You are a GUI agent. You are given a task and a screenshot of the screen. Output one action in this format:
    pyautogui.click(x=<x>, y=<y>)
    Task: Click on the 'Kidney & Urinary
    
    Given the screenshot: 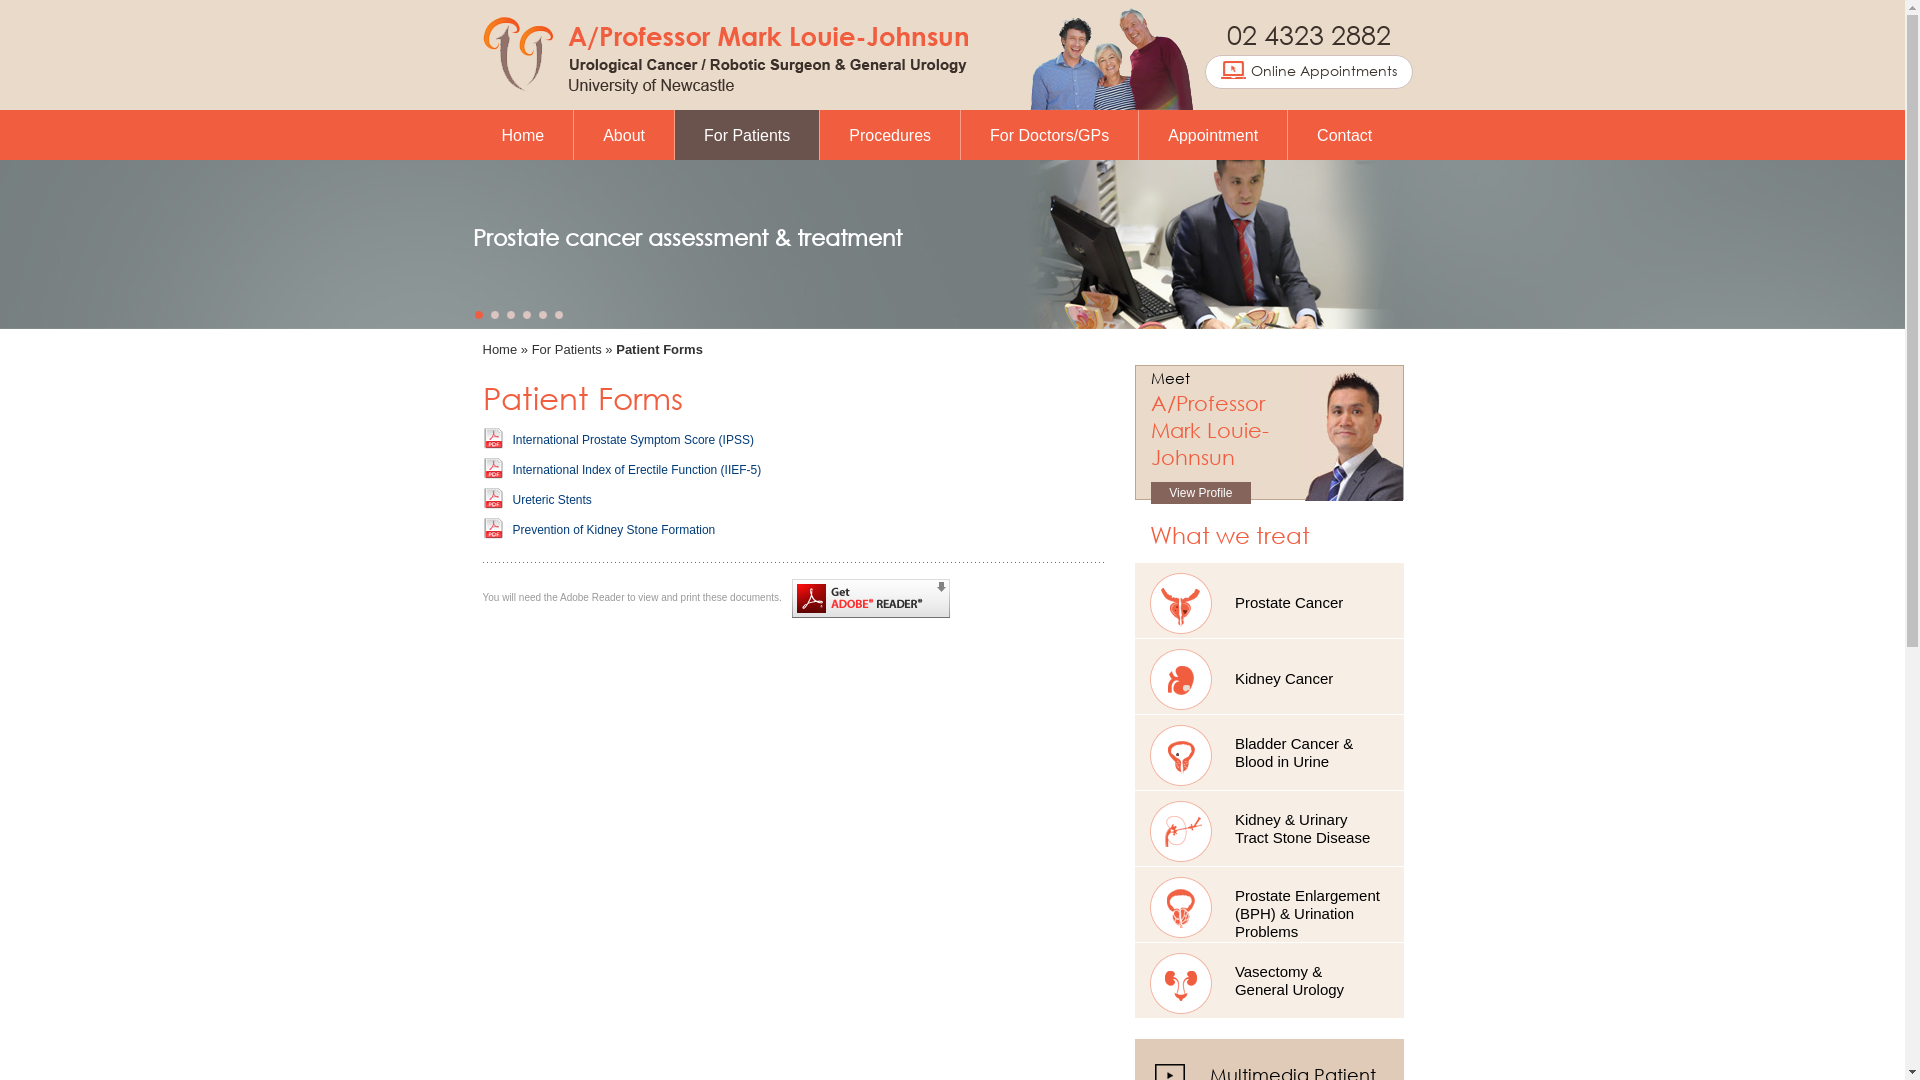 What is the action you would take?
    pyautogui.click(x=1268, y=828)
    